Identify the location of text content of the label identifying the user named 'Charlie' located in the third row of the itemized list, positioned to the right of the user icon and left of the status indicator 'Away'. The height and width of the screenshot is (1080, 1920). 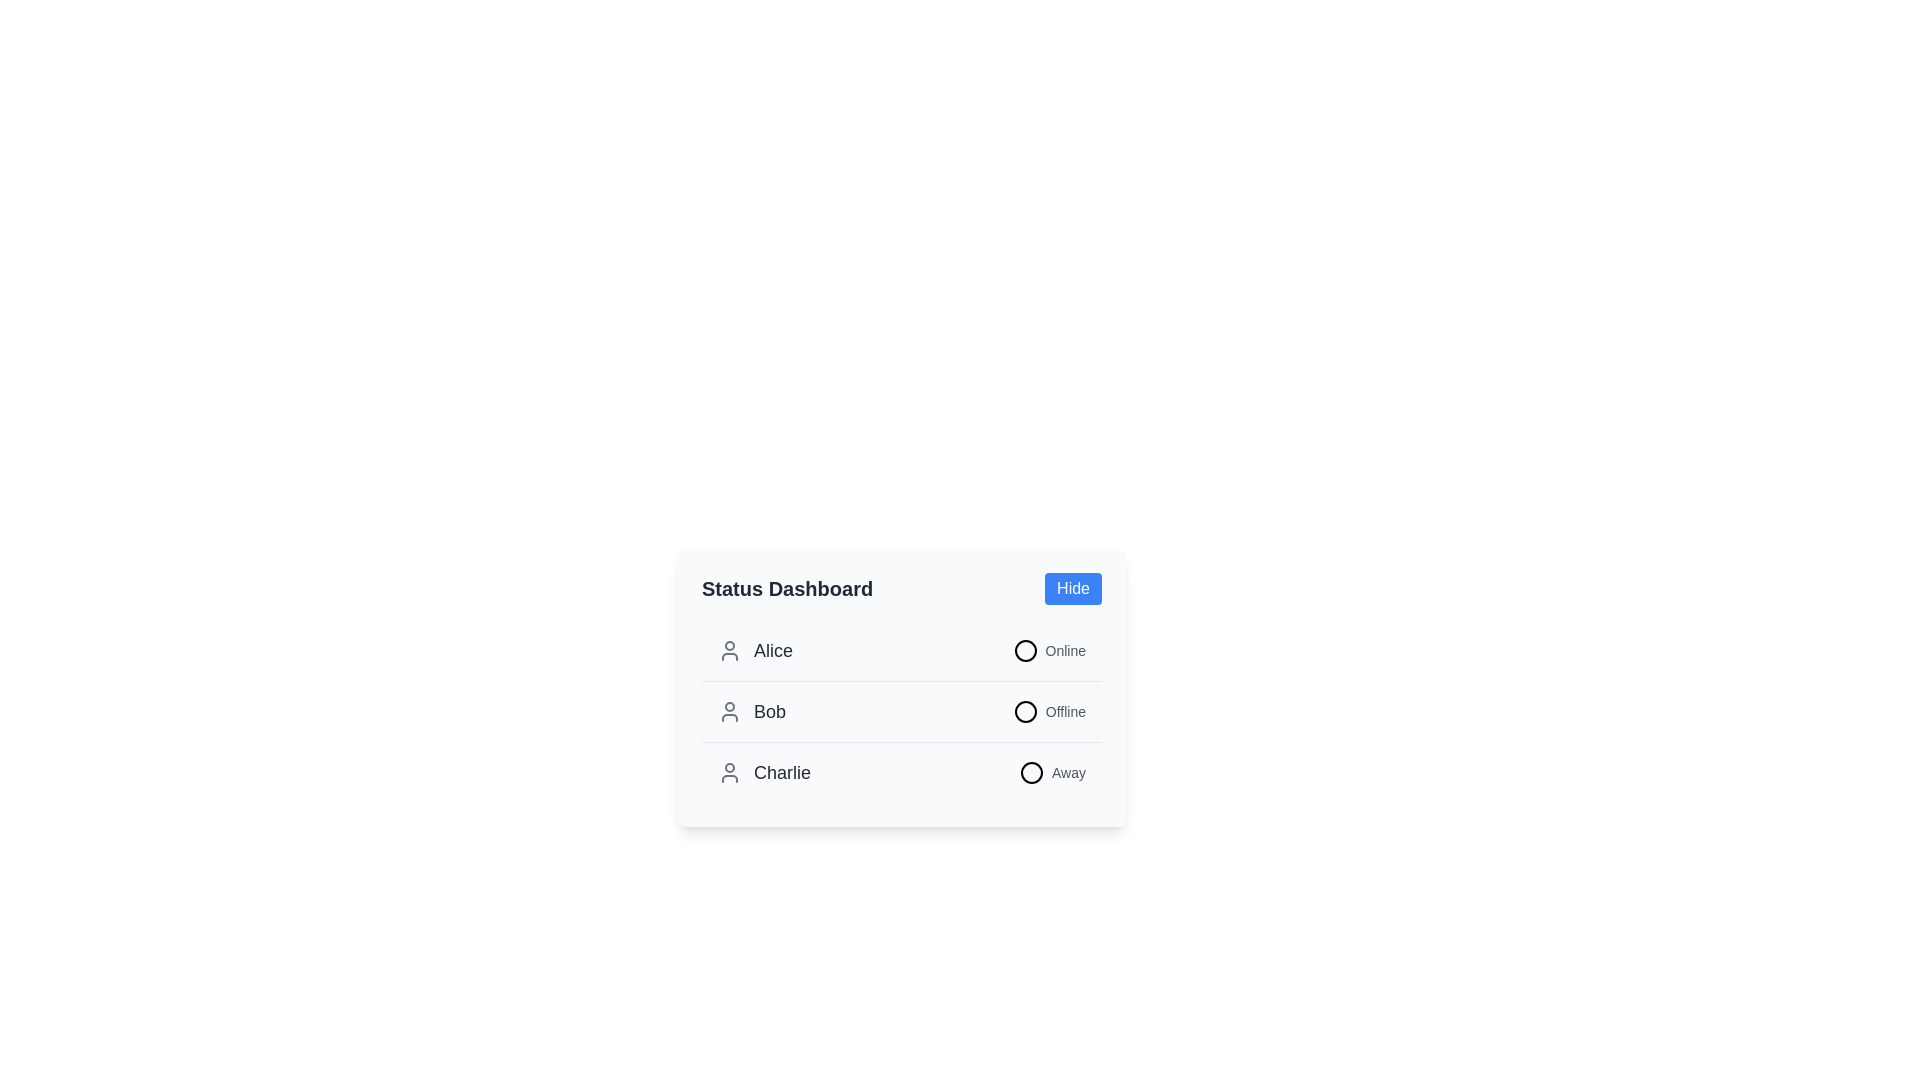
(781, 771).